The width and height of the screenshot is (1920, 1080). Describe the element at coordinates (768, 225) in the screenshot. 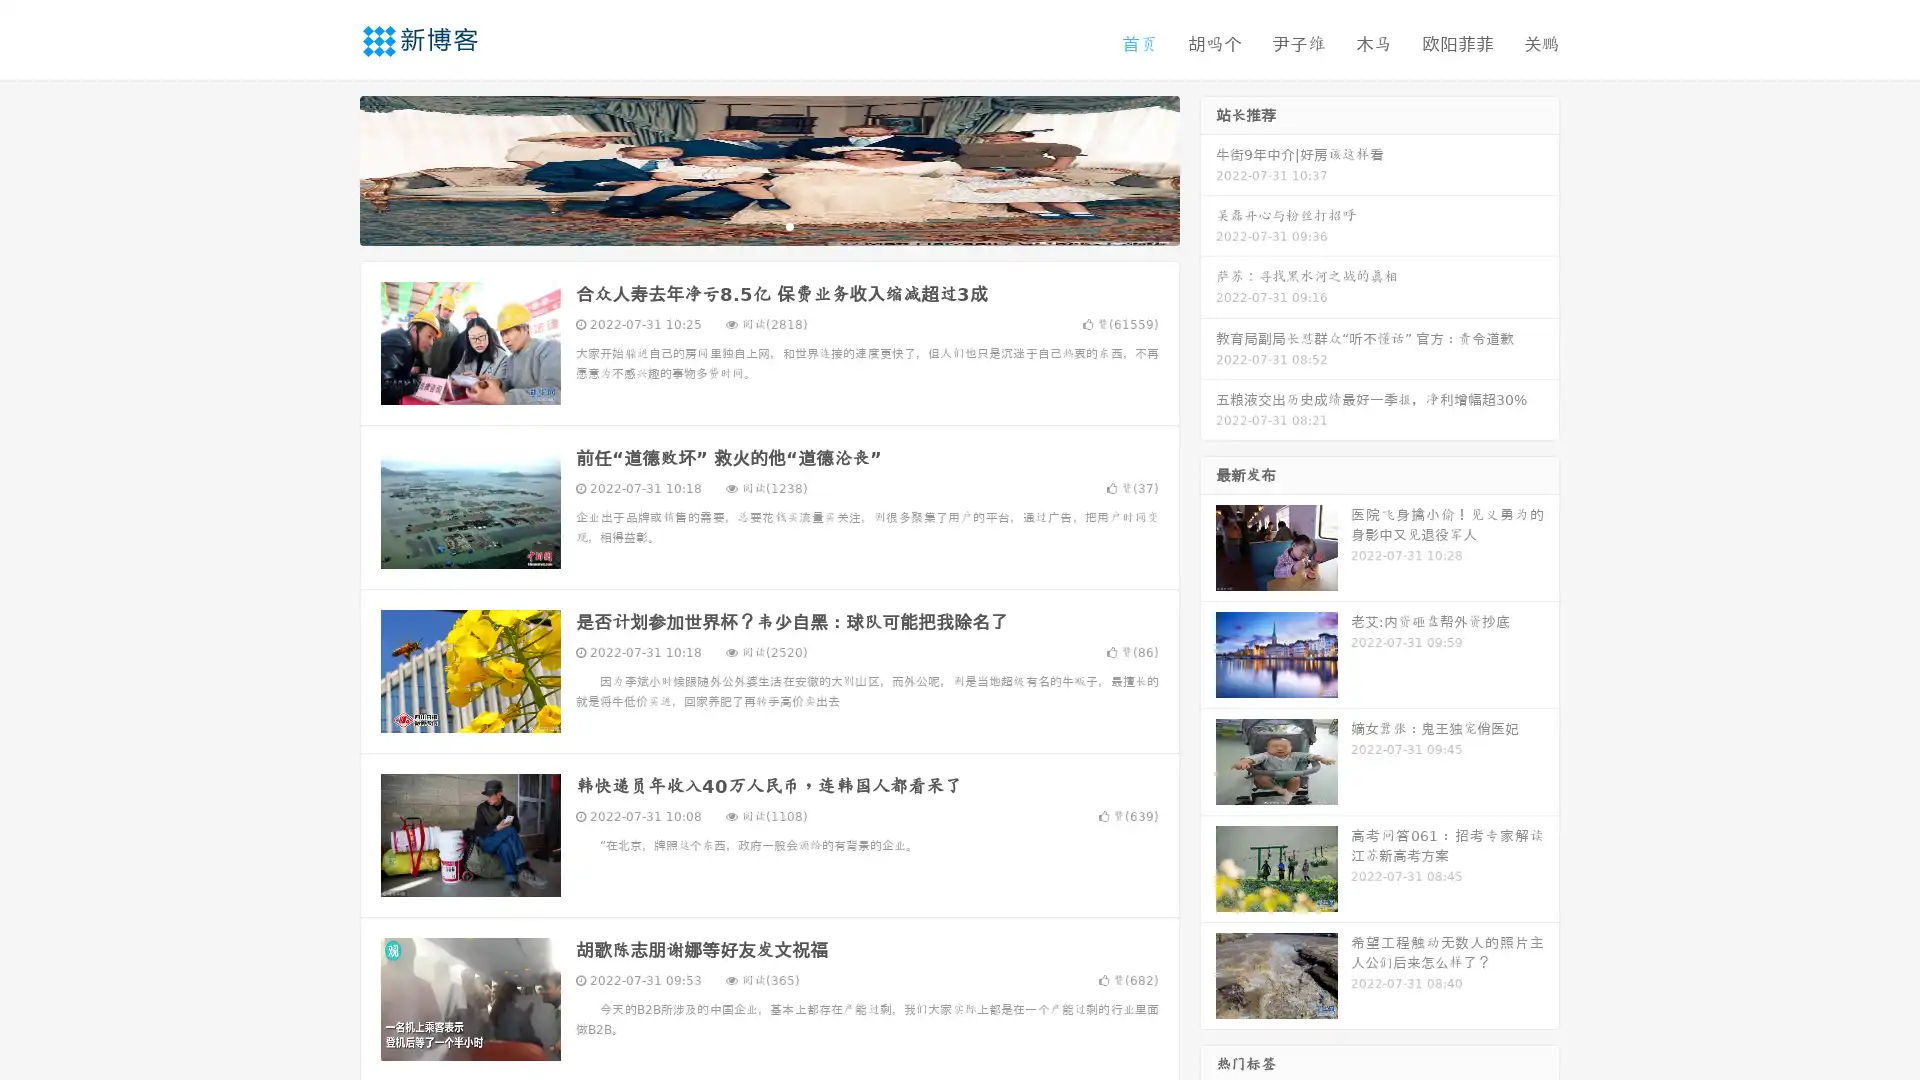

I see `Go to slide 2` at that location.